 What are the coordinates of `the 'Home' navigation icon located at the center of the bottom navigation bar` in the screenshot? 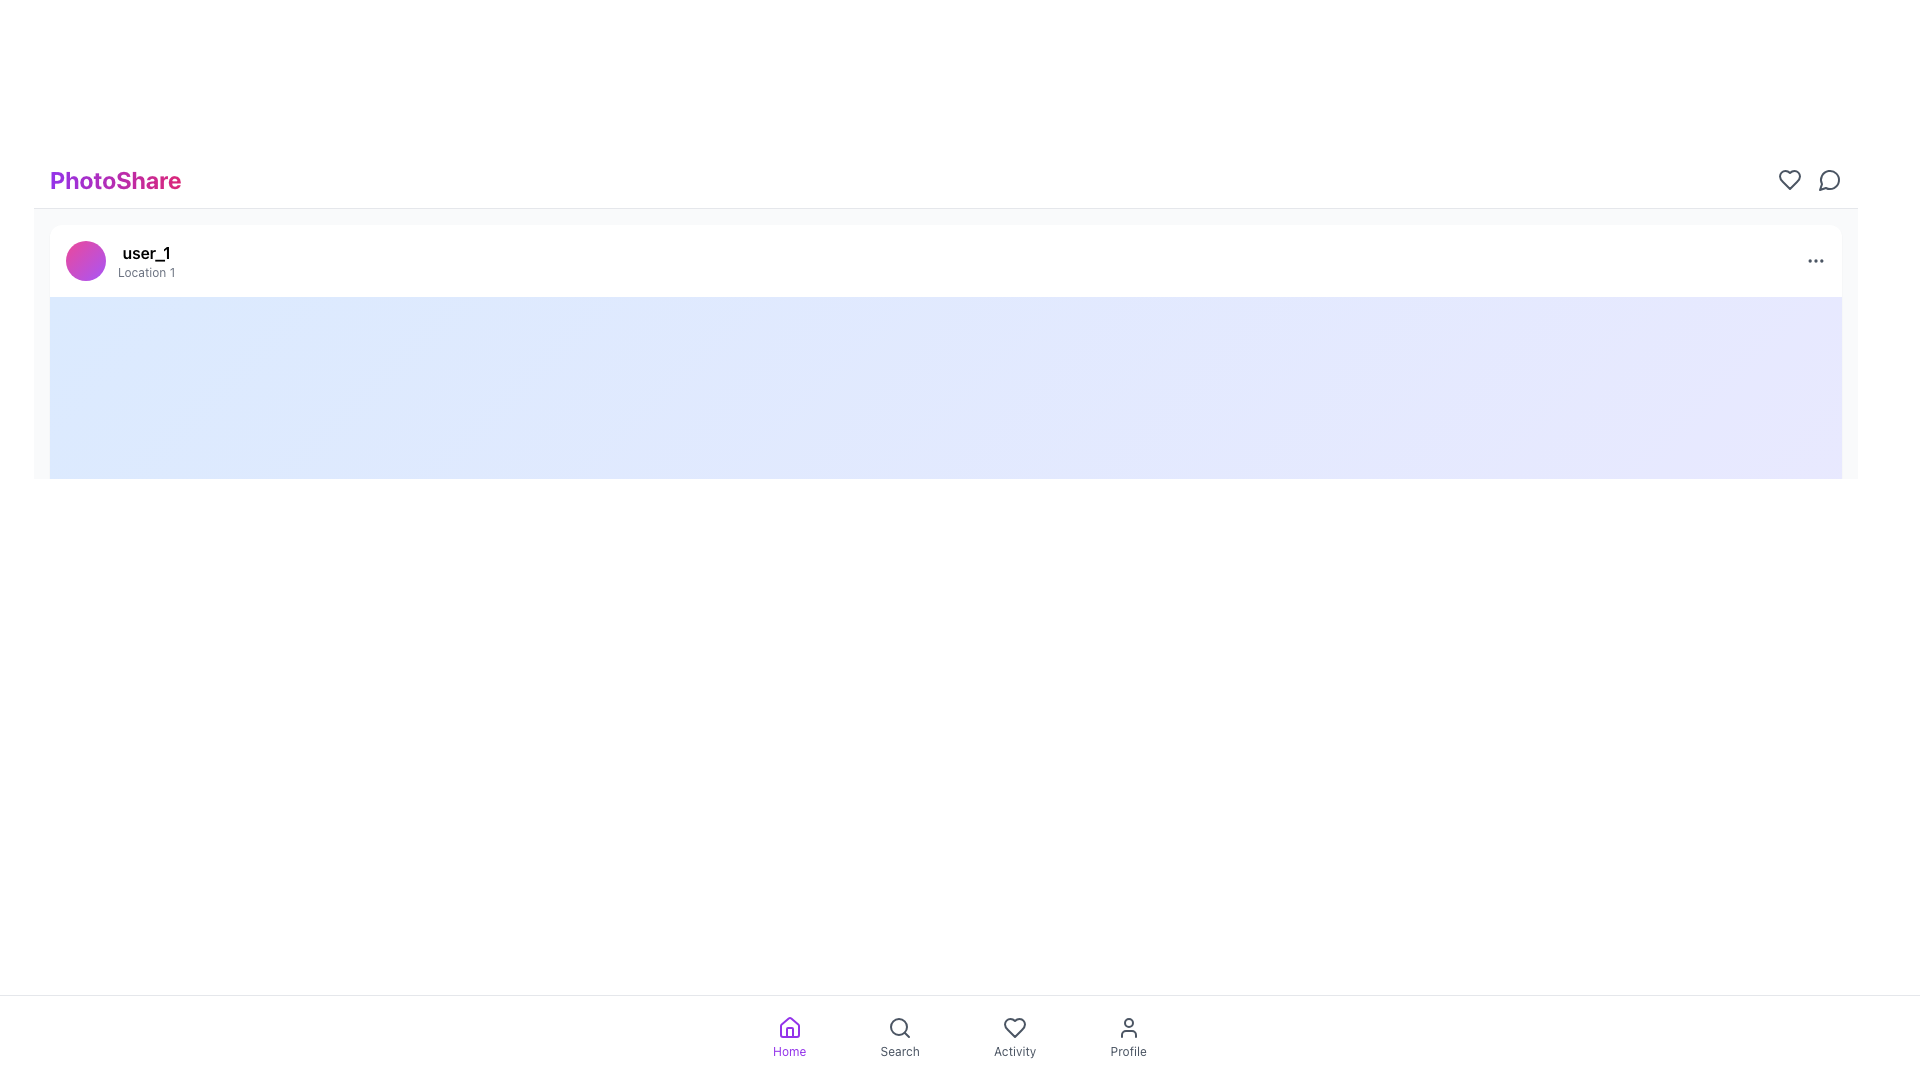 It's located at (788, 1028).